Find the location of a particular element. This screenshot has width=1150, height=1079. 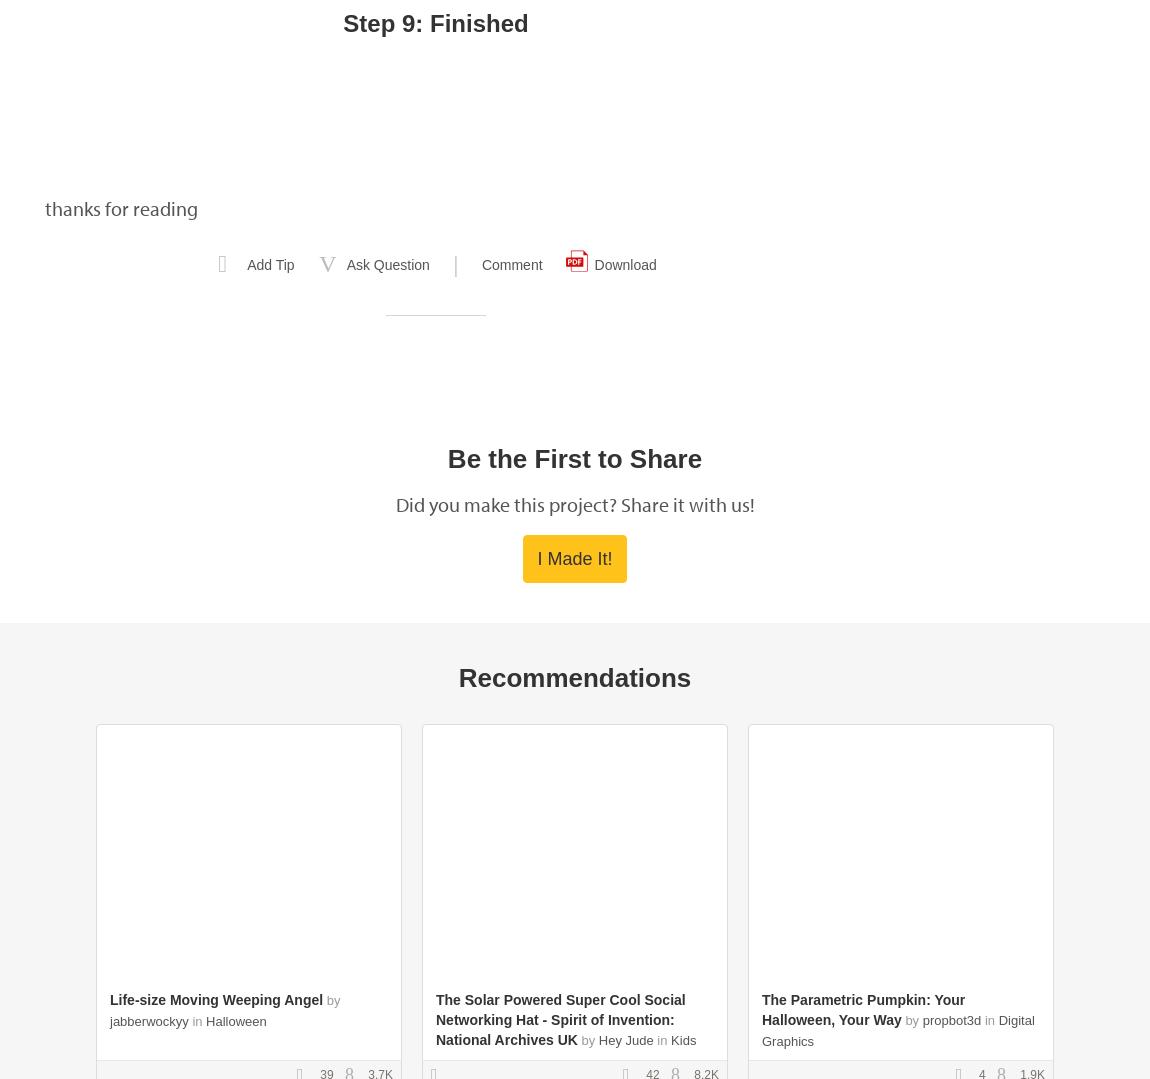

'Halloween' is located at coordinates (234, 1021).